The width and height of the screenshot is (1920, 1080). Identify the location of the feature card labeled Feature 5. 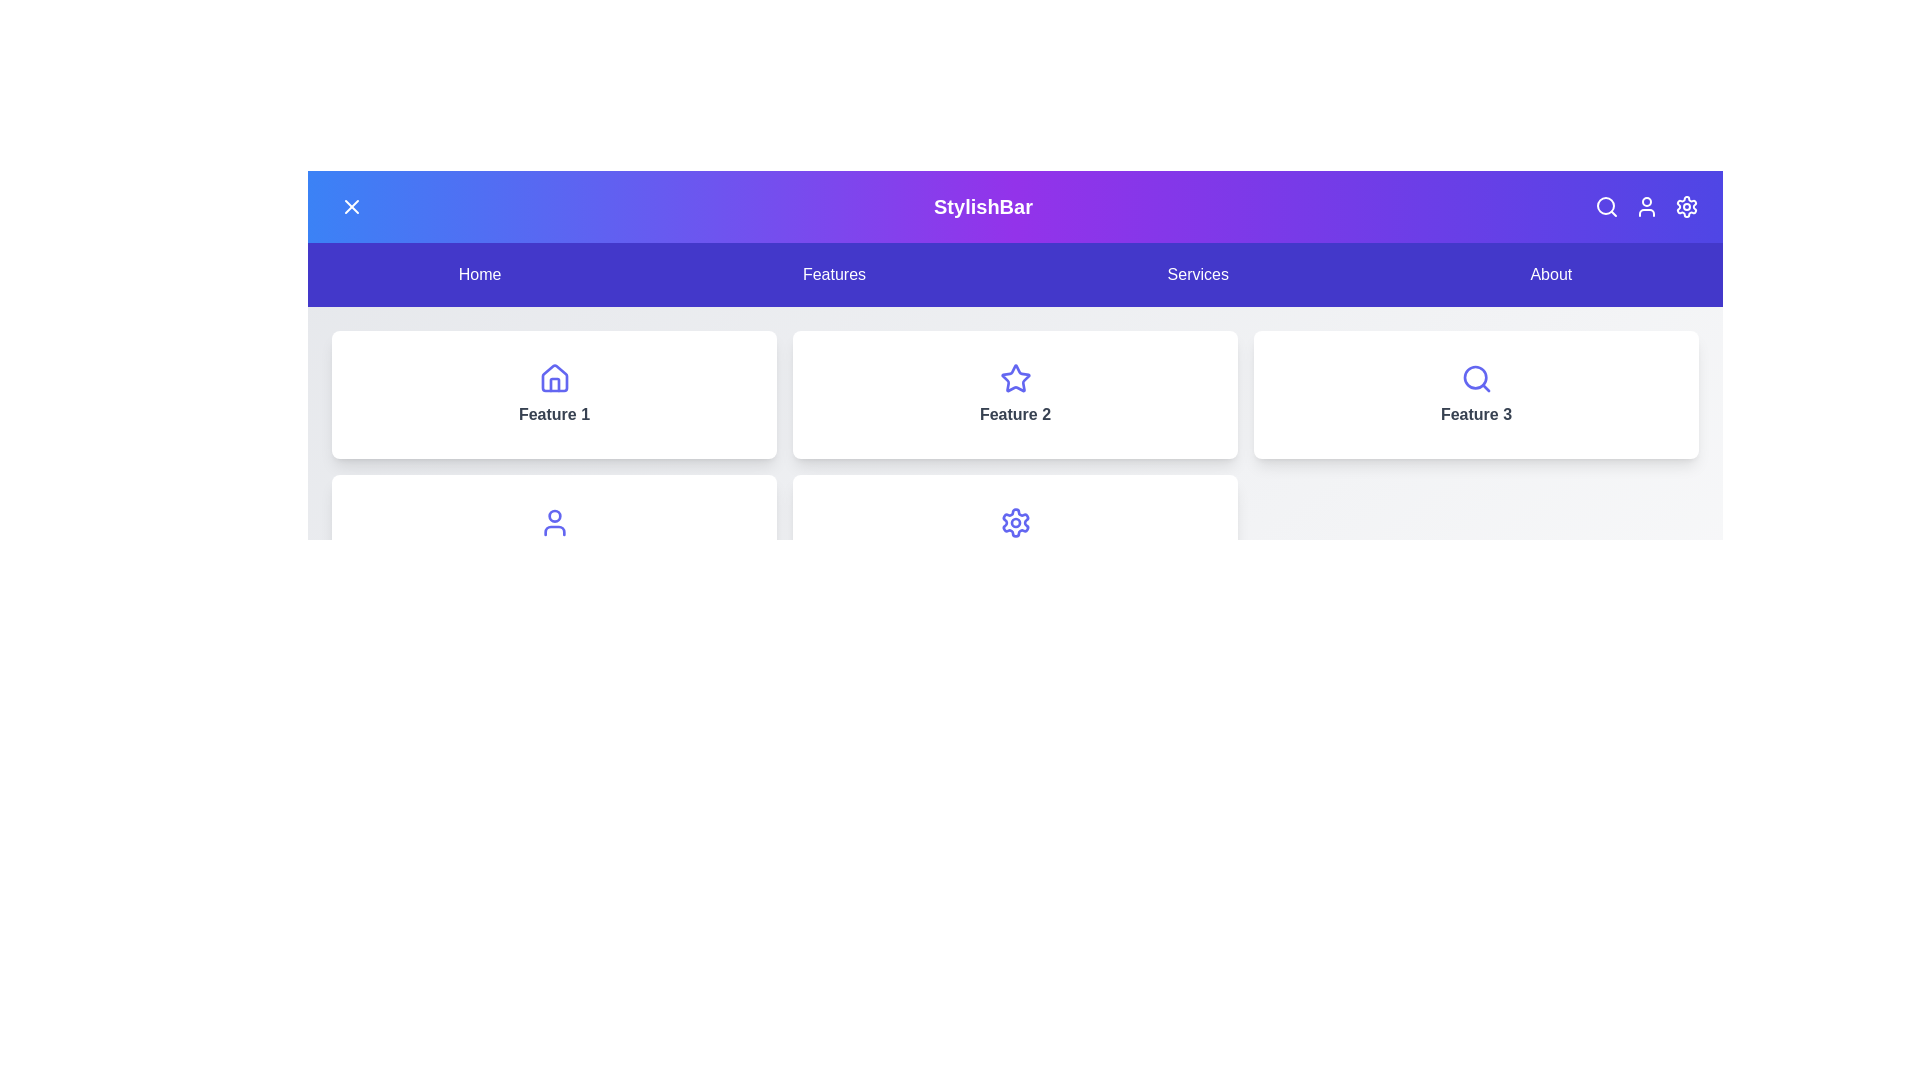
(1015, 538).